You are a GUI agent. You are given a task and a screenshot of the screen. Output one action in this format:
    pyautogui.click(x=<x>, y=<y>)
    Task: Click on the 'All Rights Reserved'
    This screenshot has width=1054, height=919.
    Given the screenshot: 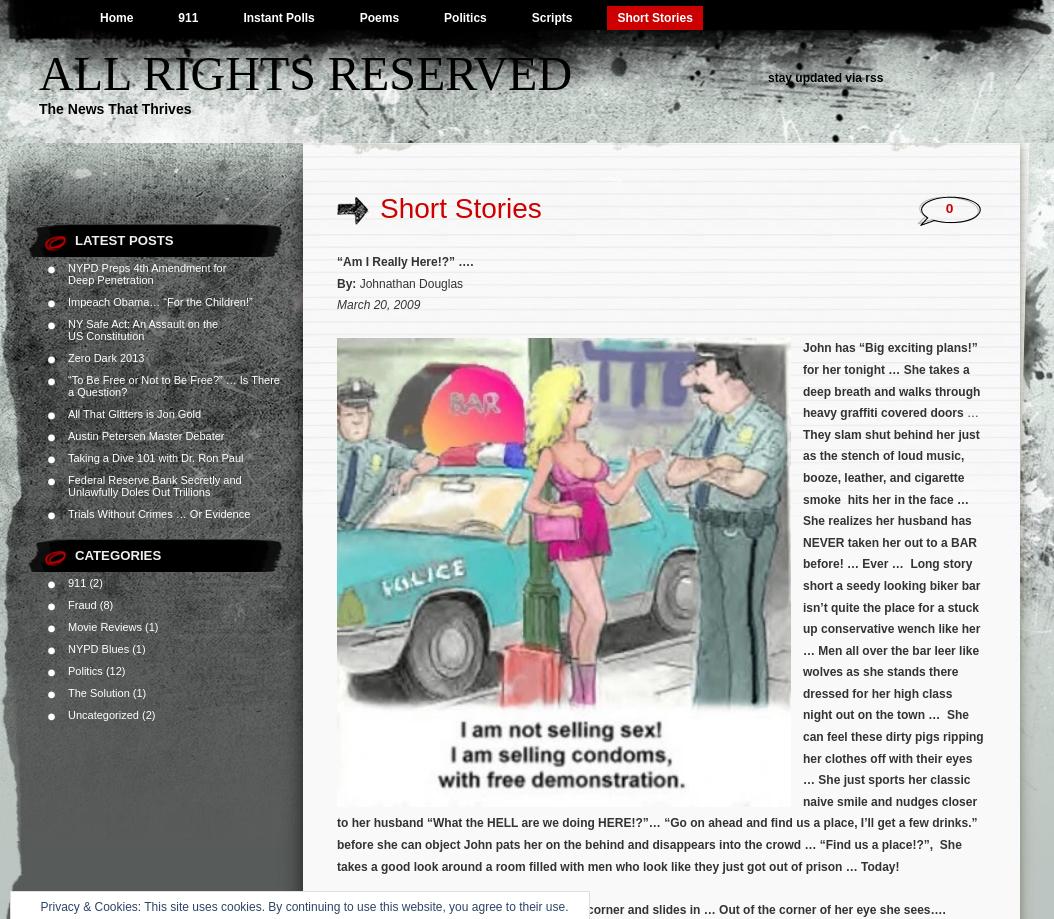 What is the action you would take?
    pyautogui.click(x=304, y=73)
    